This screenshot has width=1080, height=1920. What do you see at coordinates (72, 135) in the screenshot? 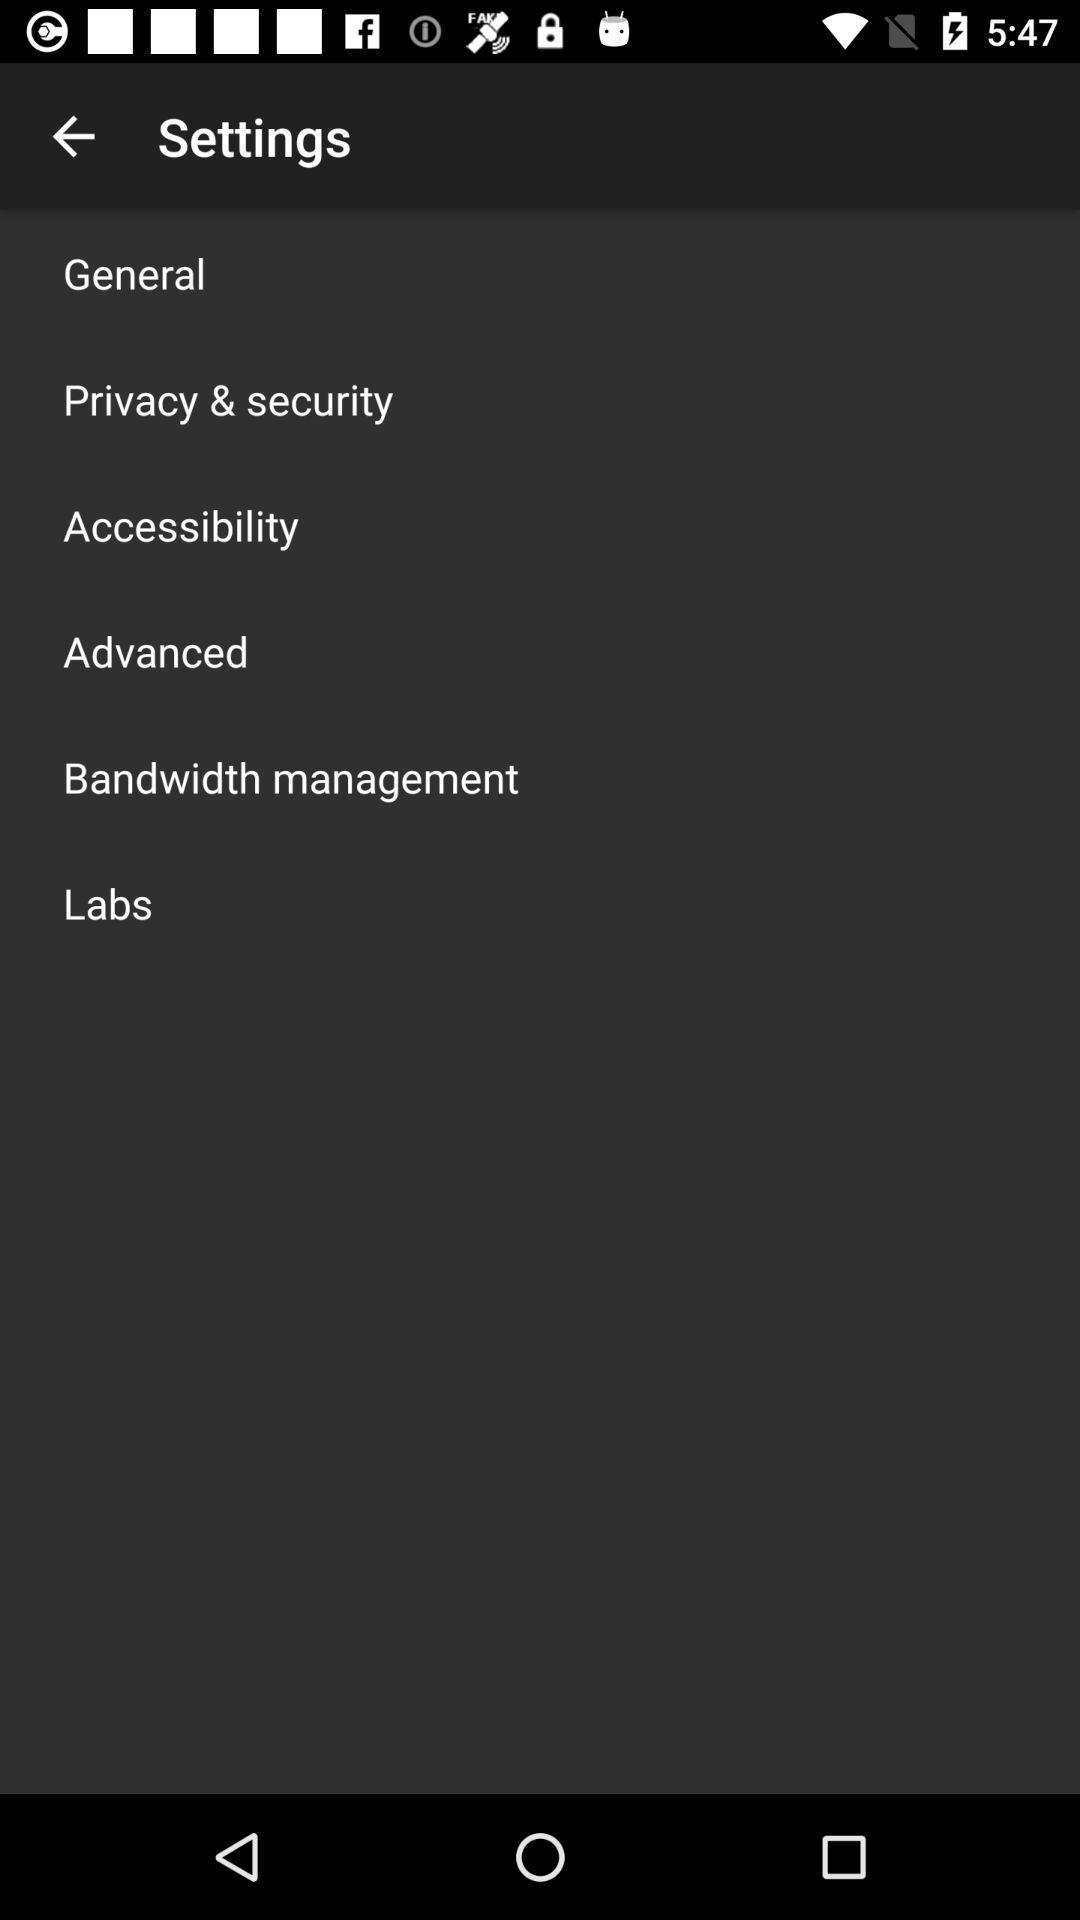
I see `app to the left of settings item` at bounding box center [72, 135].